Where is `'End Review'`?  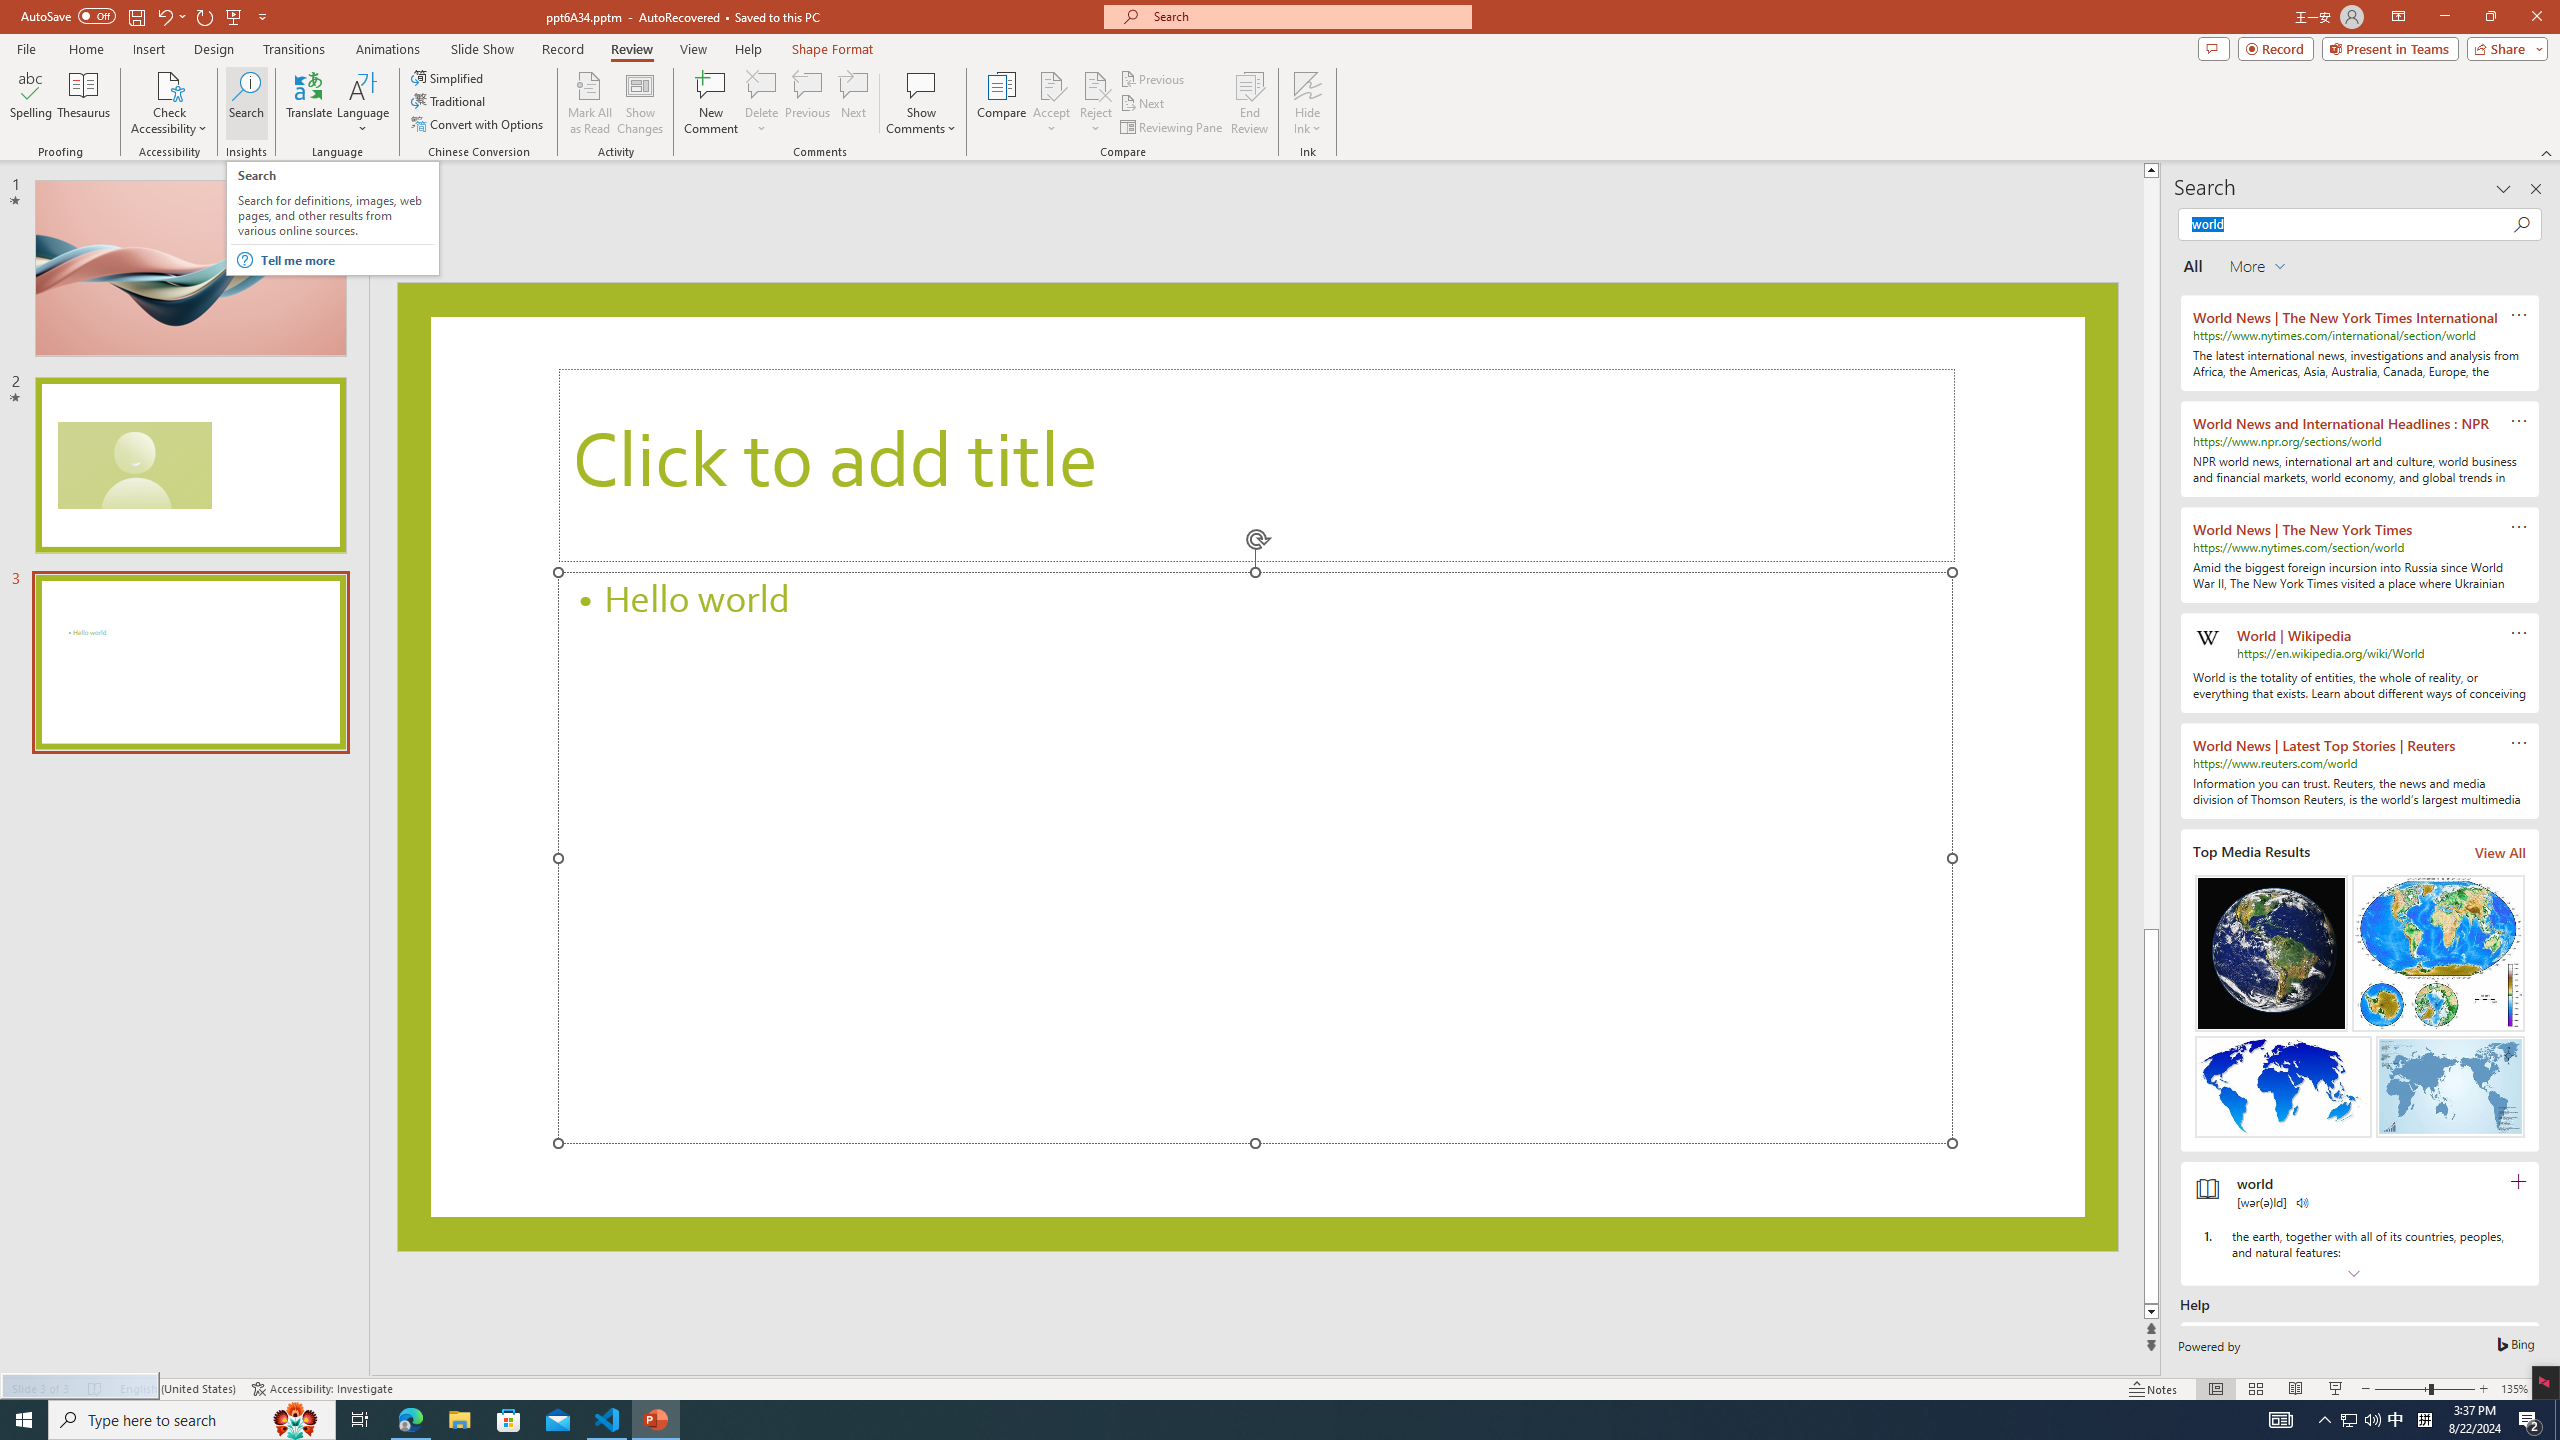 'End Review' is located at coordinates (1248, 103).